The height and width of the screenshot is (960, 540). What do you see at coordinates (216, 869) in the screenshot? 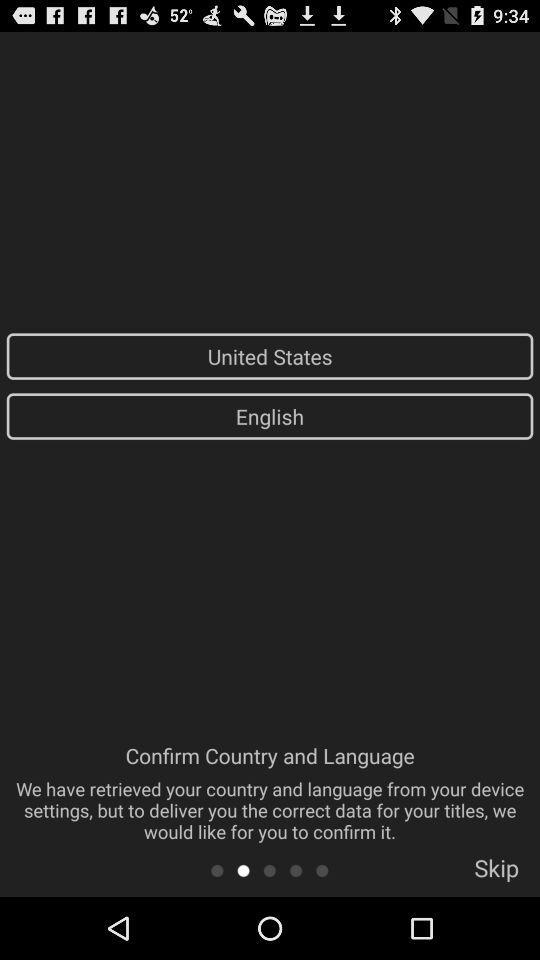
I see `go back` at bounding box center [216, 869].